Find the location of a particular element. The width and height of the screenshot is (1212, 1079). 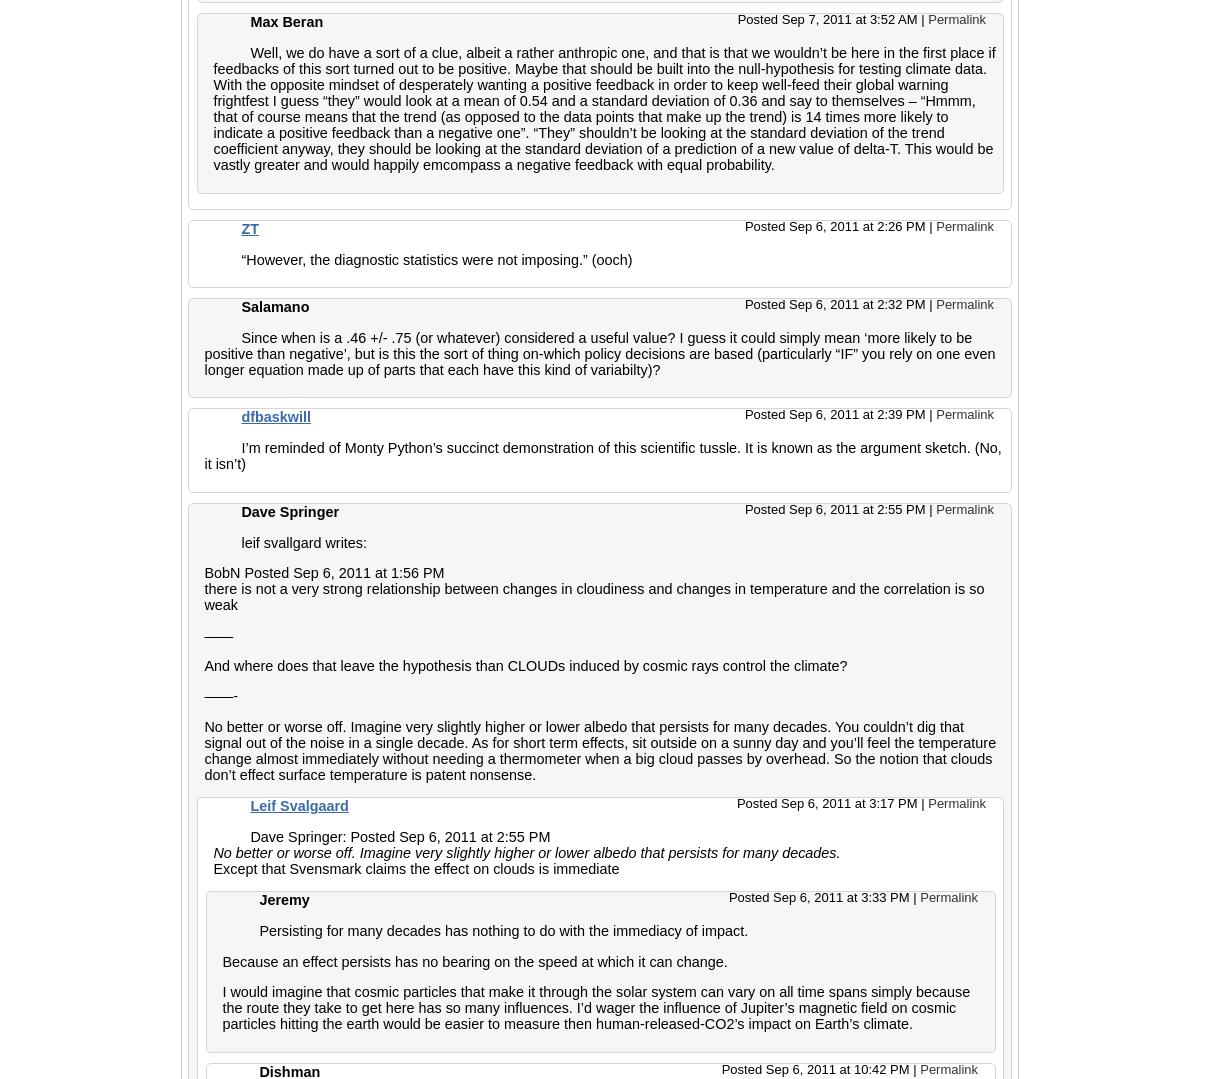

'Because an effect persists has no bearing on the speed at which it can change.' is located at coordinates (473, 959).